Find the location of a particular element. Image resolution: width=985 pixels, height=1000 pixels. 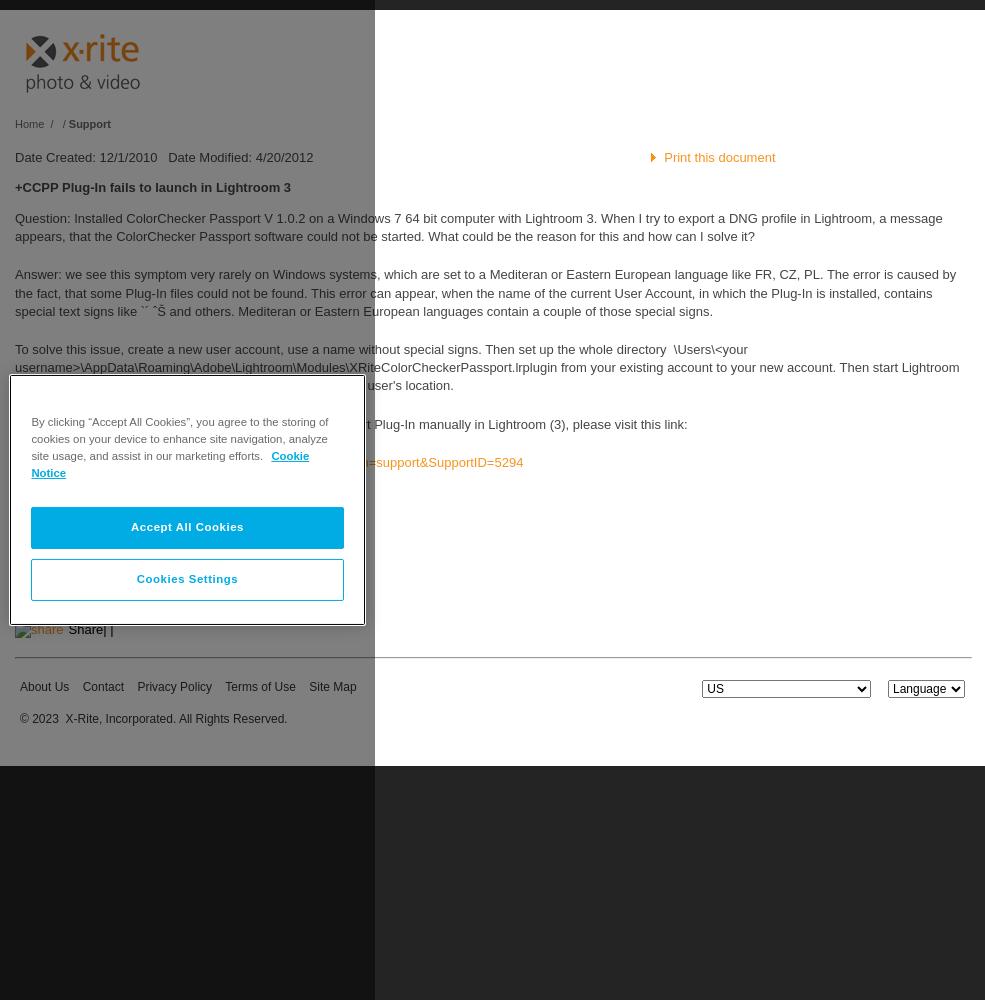

'Support' is located at coordinates (88, 123).